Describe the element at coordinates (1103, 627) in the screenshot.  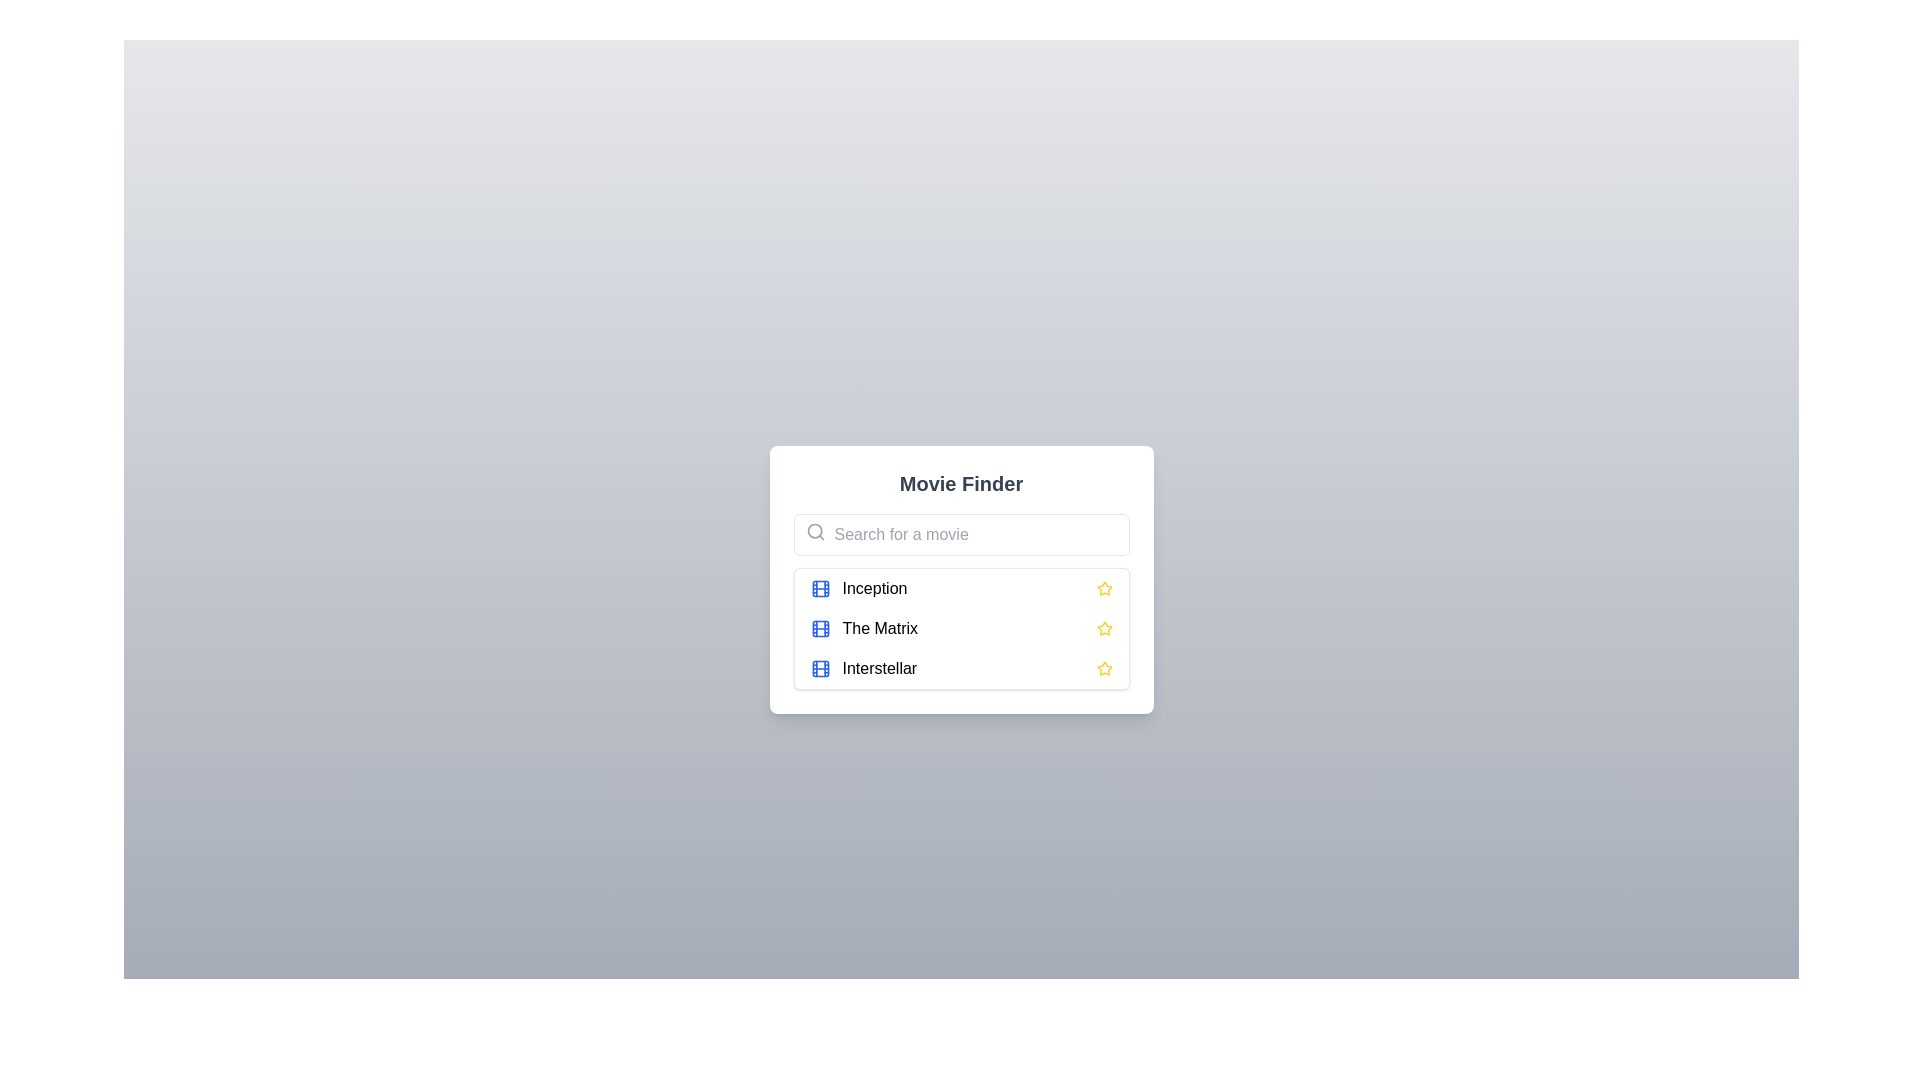
I see `the star-shaped icon located in the rightmost section of the row labeled 'The Matrix' to mark it as a favorite or to rate the movie` at that location.